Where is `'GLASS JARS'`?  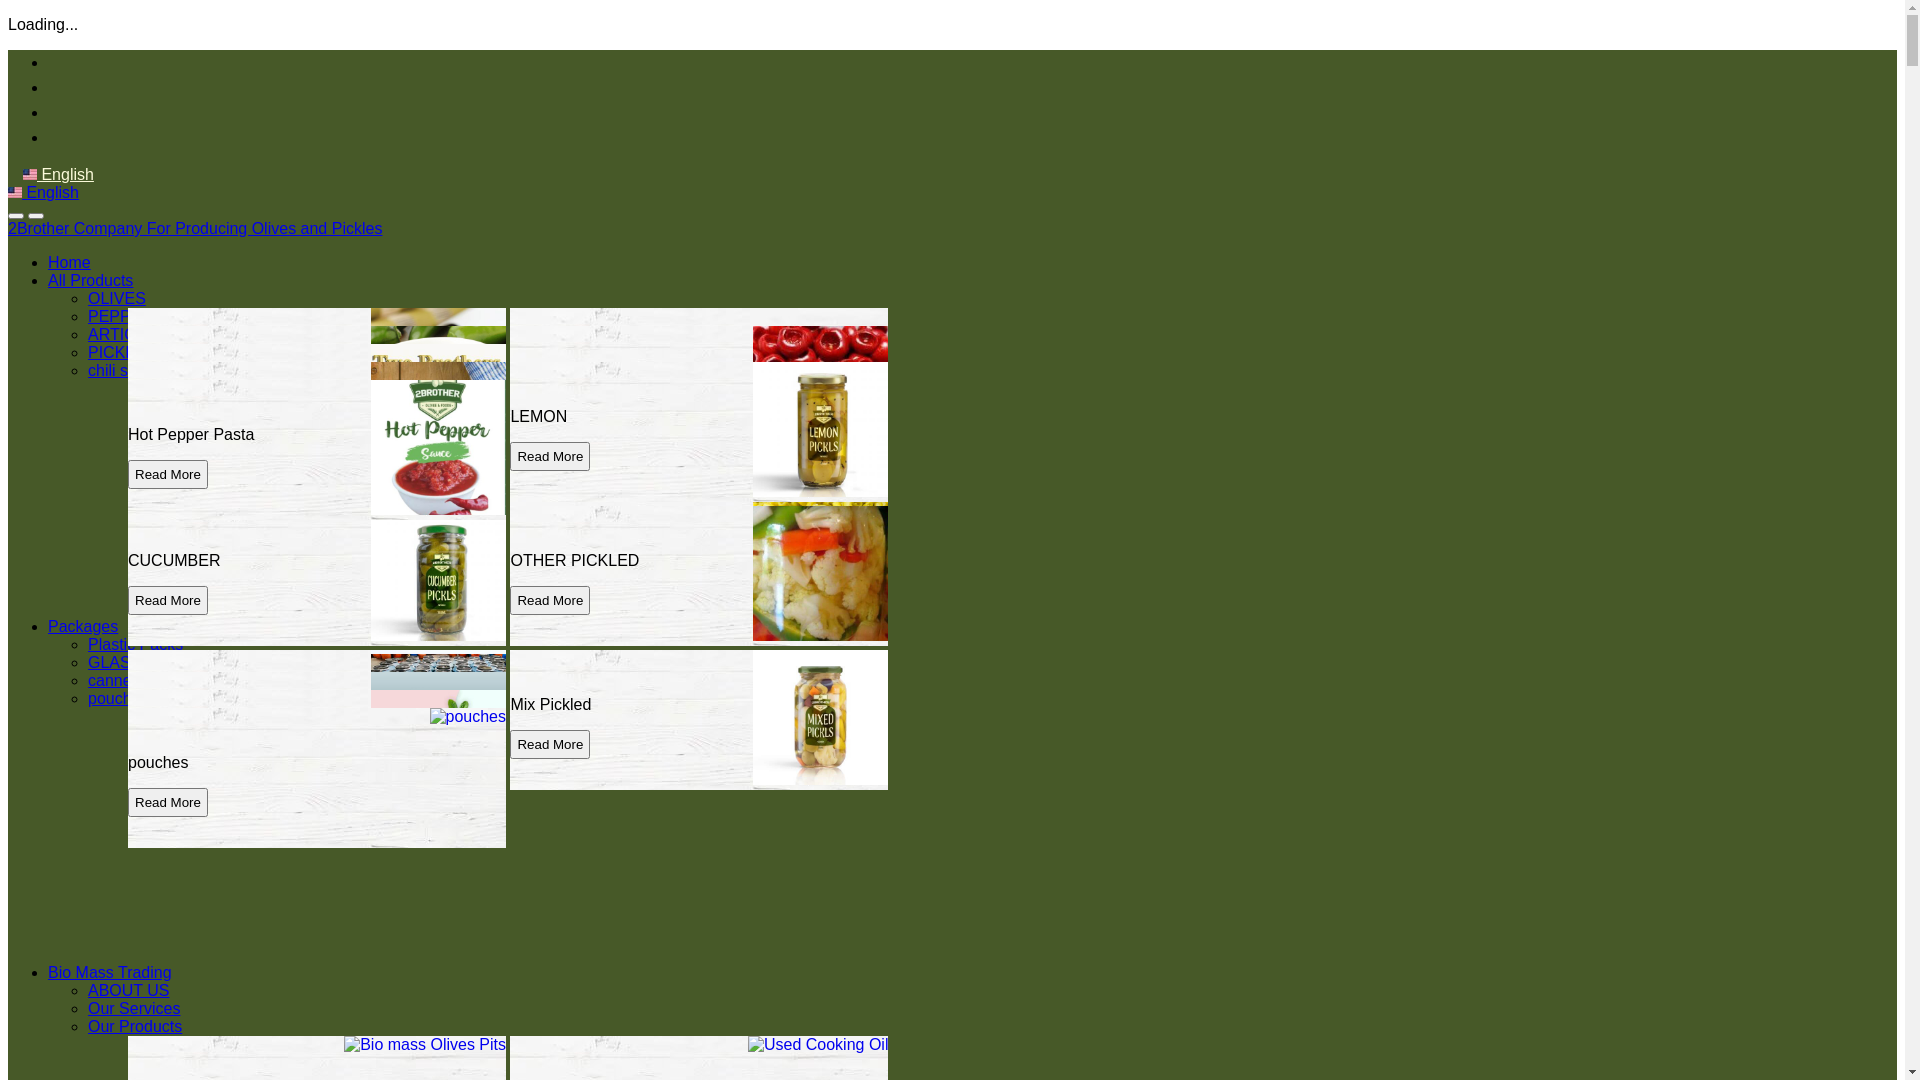 'GLASS JARS' is located at coordinates (136, 662).